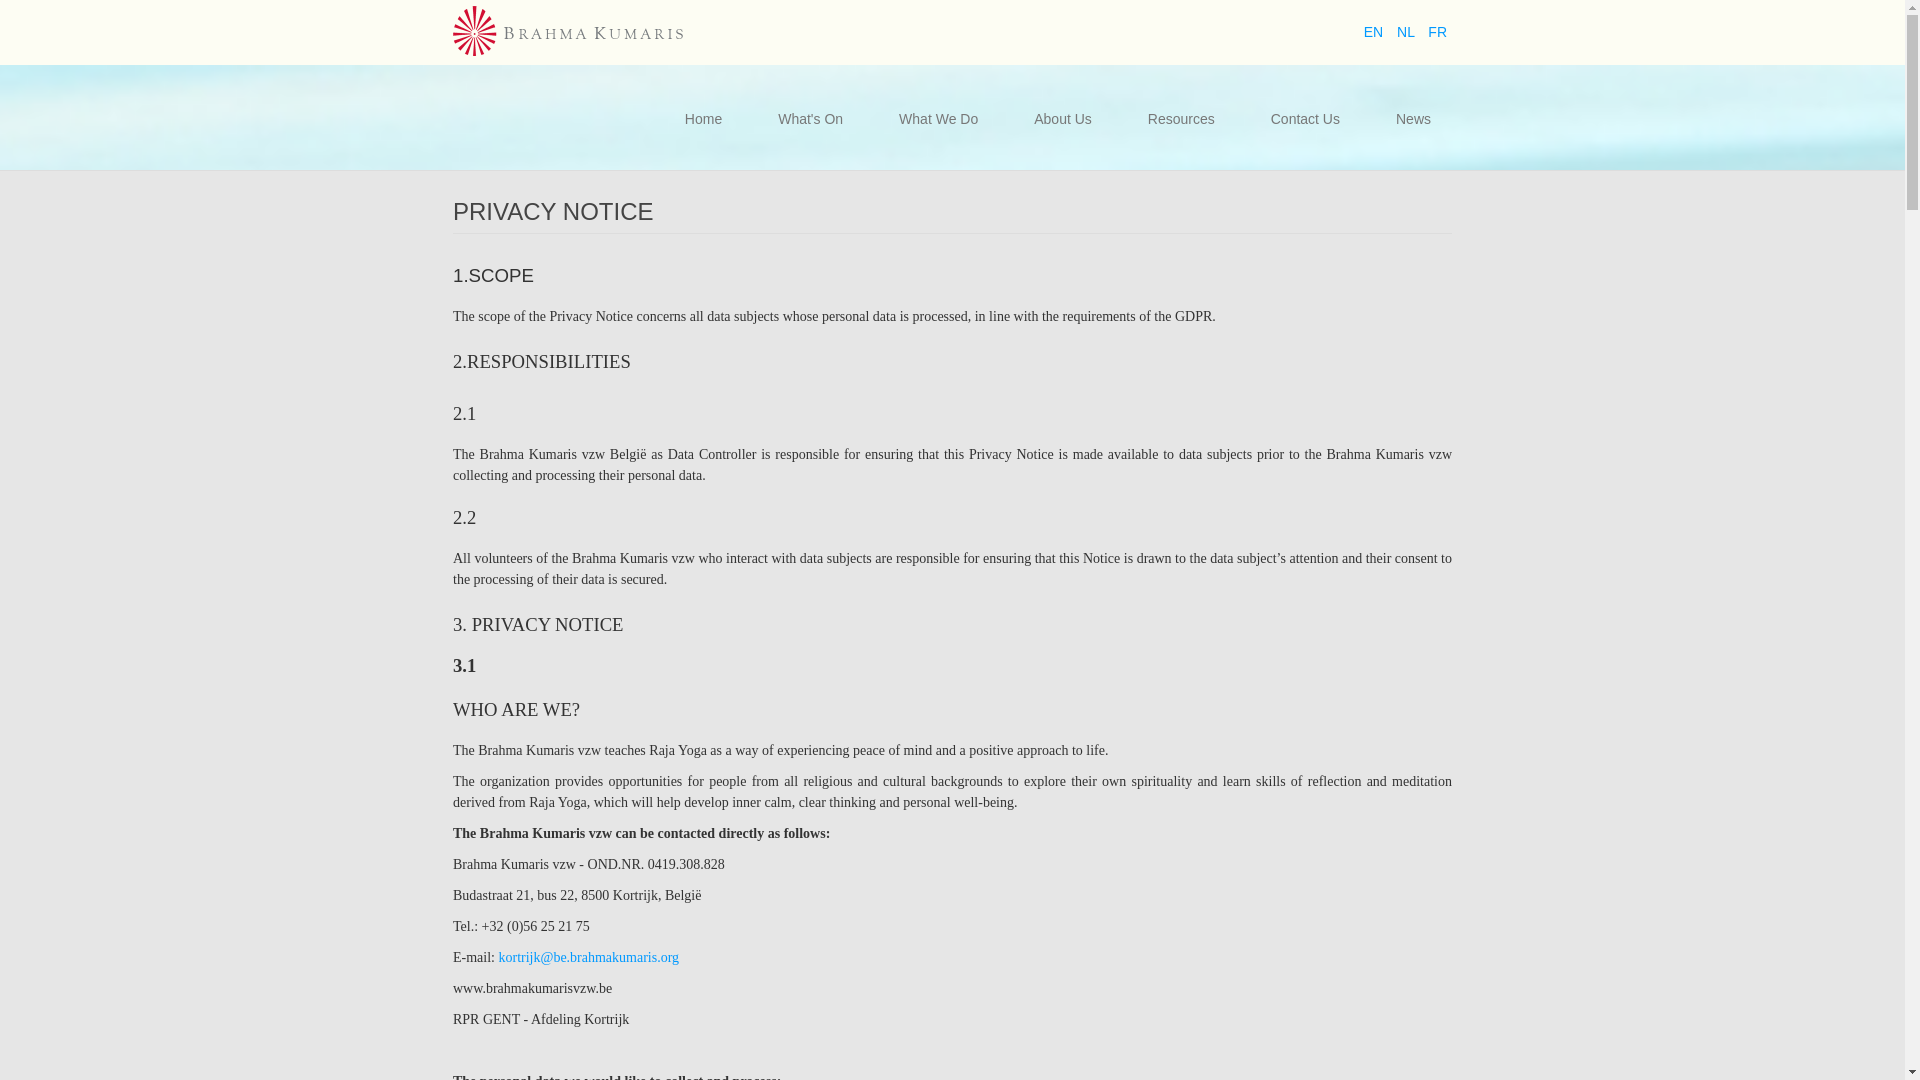  I want to click on 'kortrijk@be.brahmakumaris.org', so click(587, 956).